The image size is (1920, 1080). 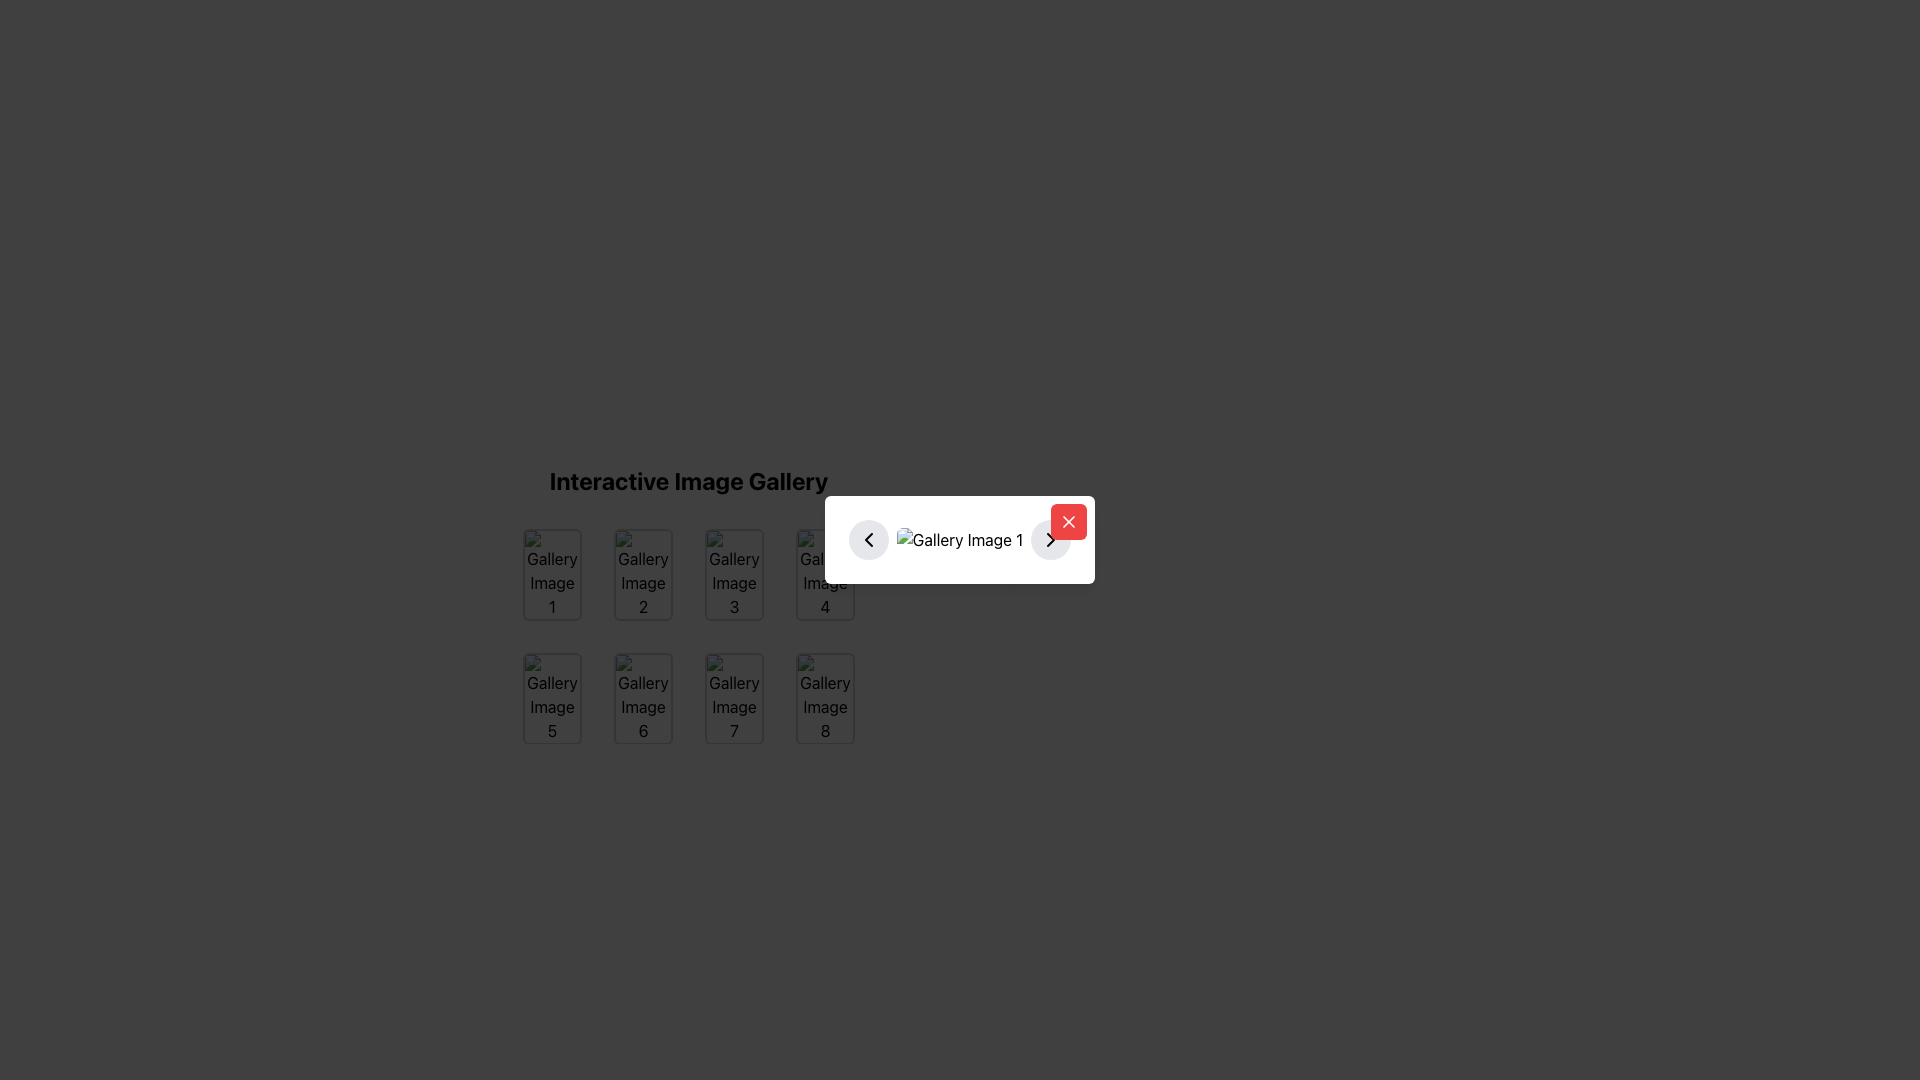 What do you see at coordinates (1050, 540) in the screenshot?
I see `the rightmost circular button with a light gray background and a right chevron icon in black` at bounding box center [1050, 540].